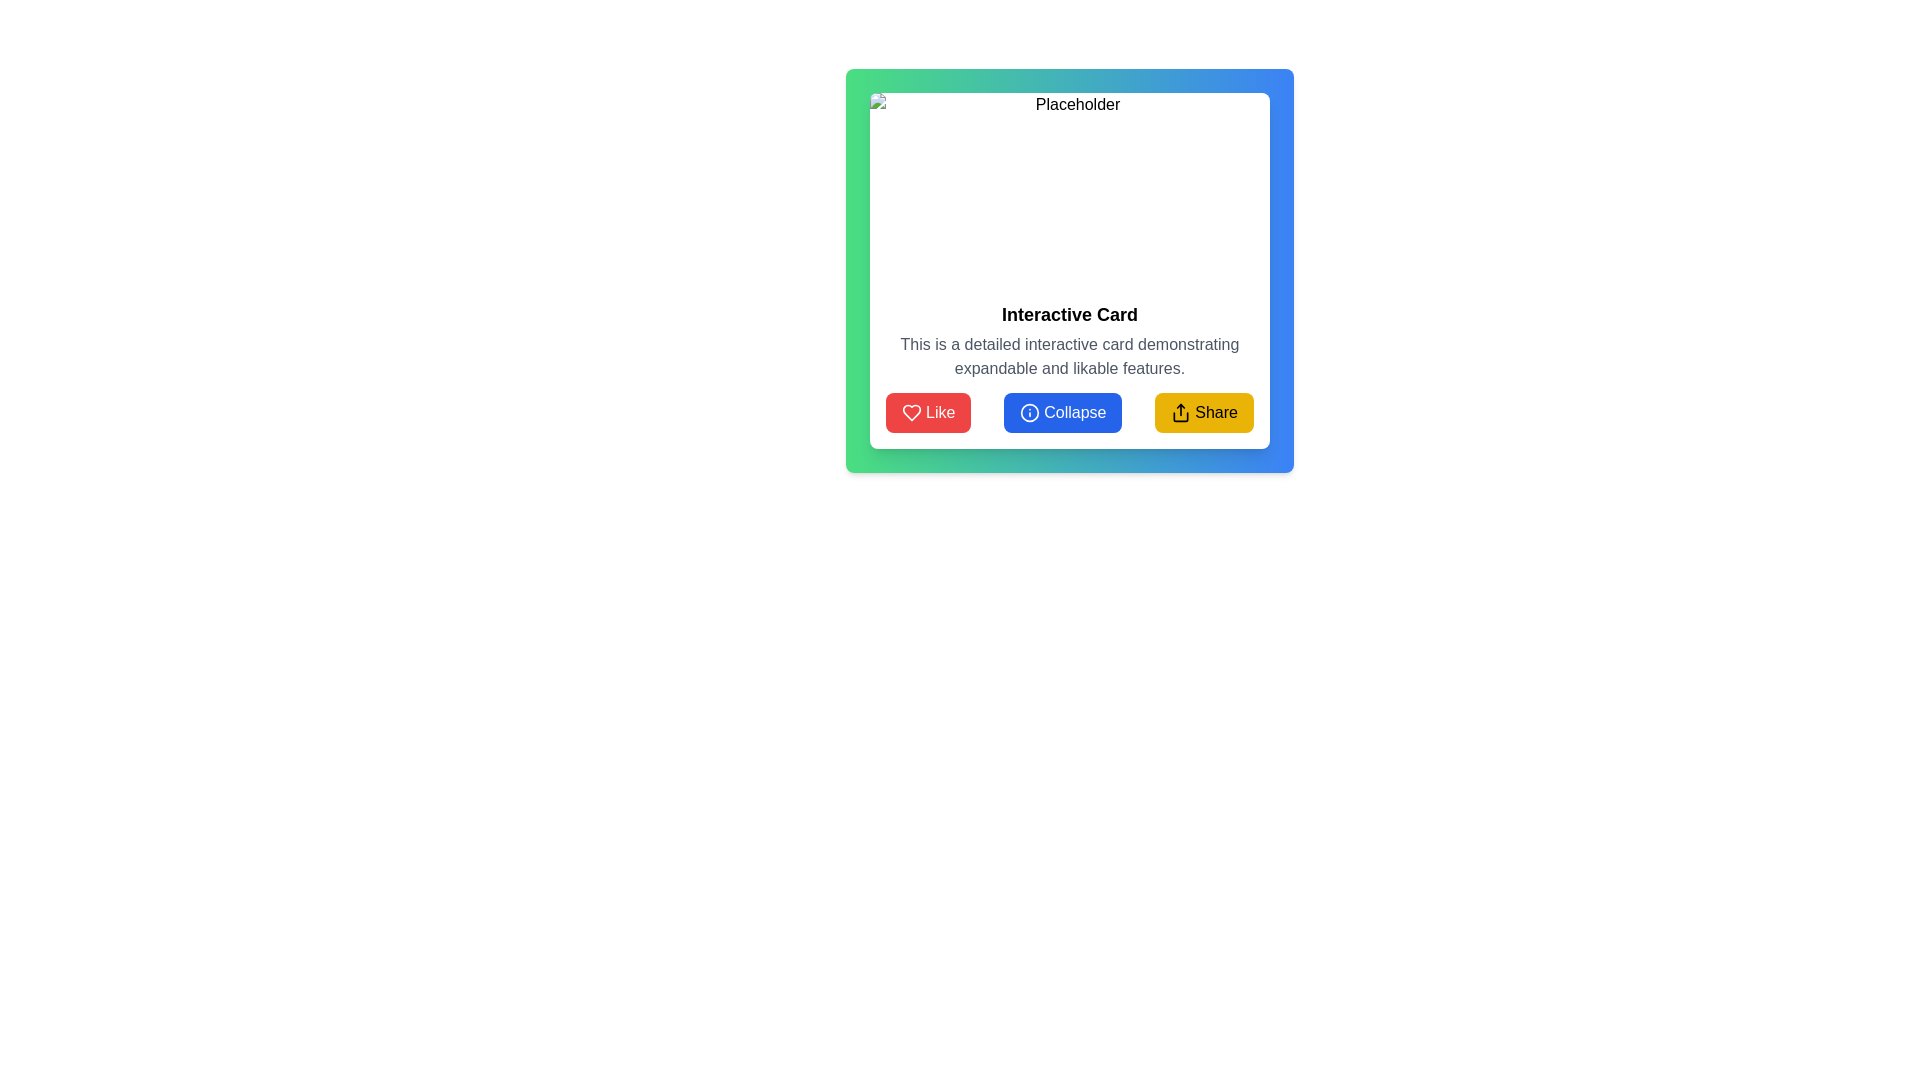 This screenshot has width=1920, height=1080. What do you see at coordinates (1203, 411) in the screenshot?
I see `the 'Share' button, which is a rectangular button with a bright yellow background, black text, and an upward arrow icon, located at the bottom-right part of a card component` at bounding box center [1203, 411].